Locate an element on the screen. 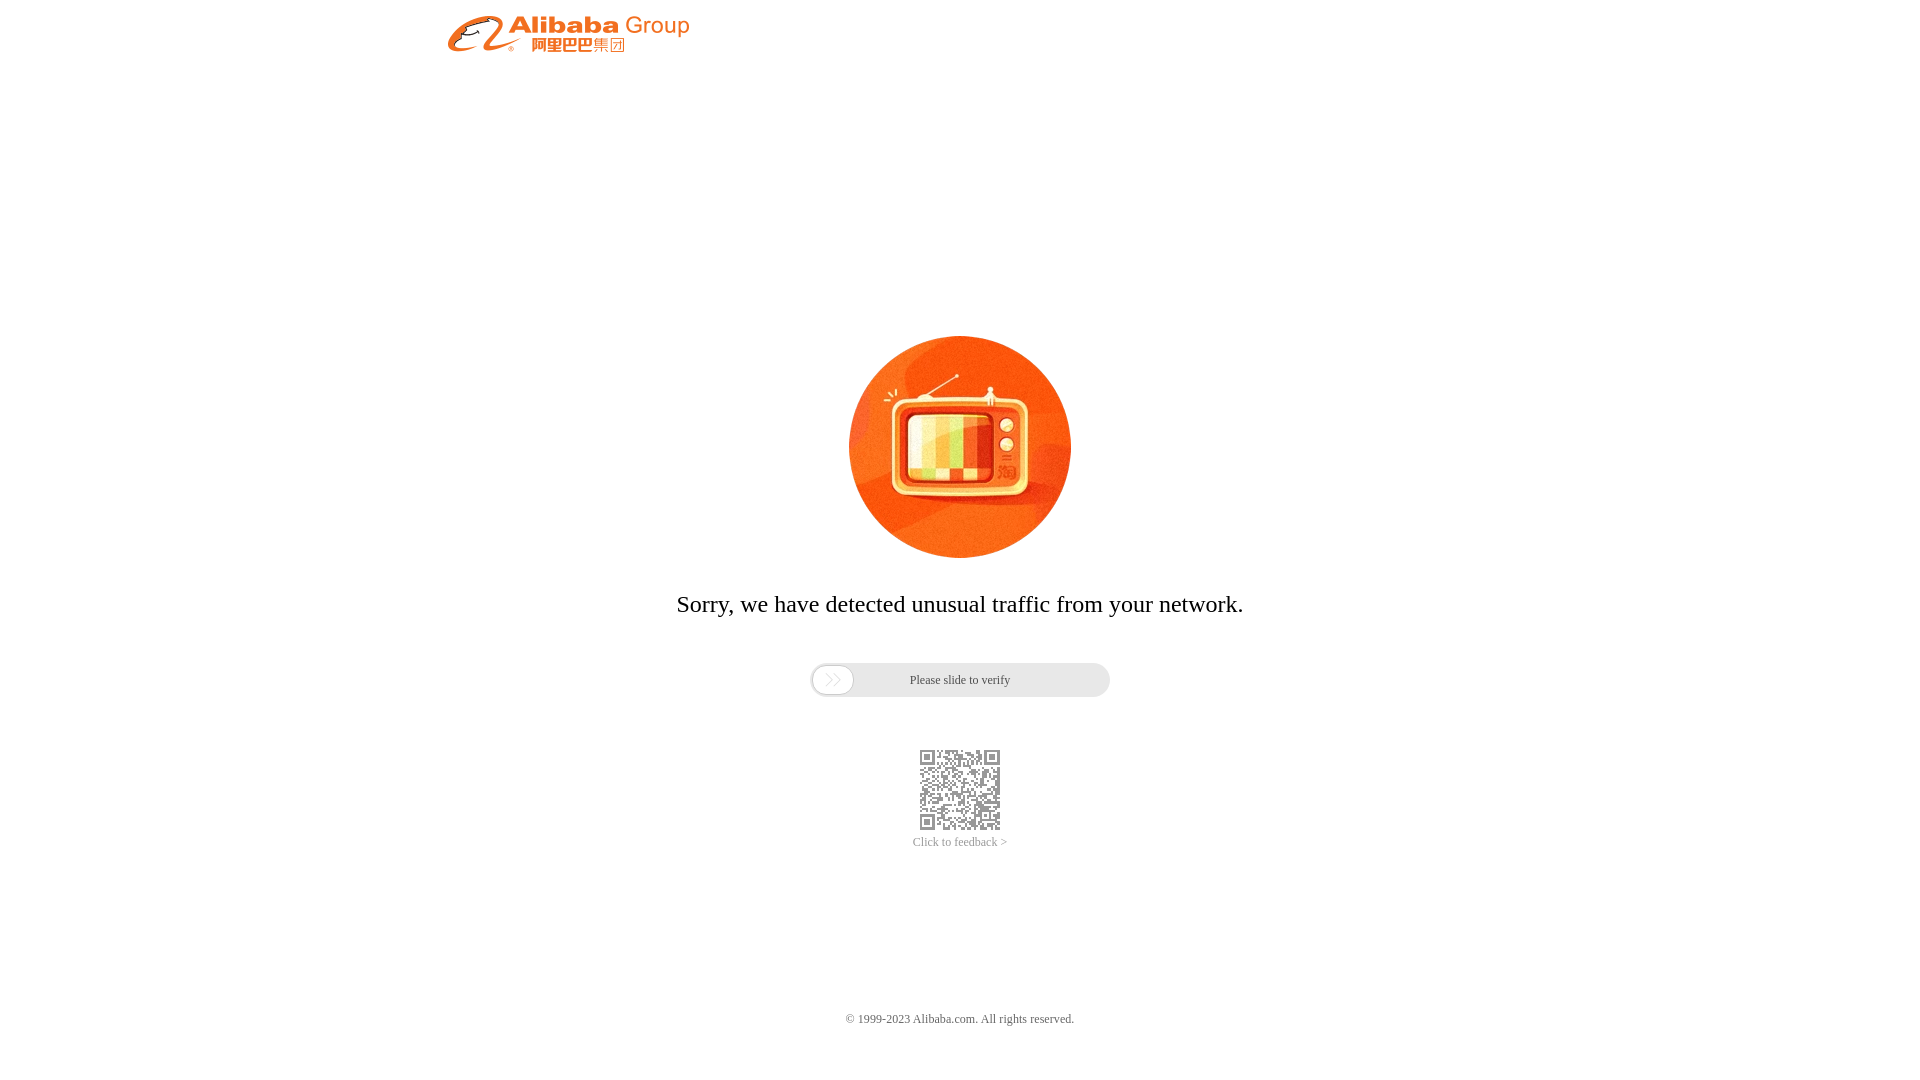  'Click to feedback >' is located at coordinates (911, 842).